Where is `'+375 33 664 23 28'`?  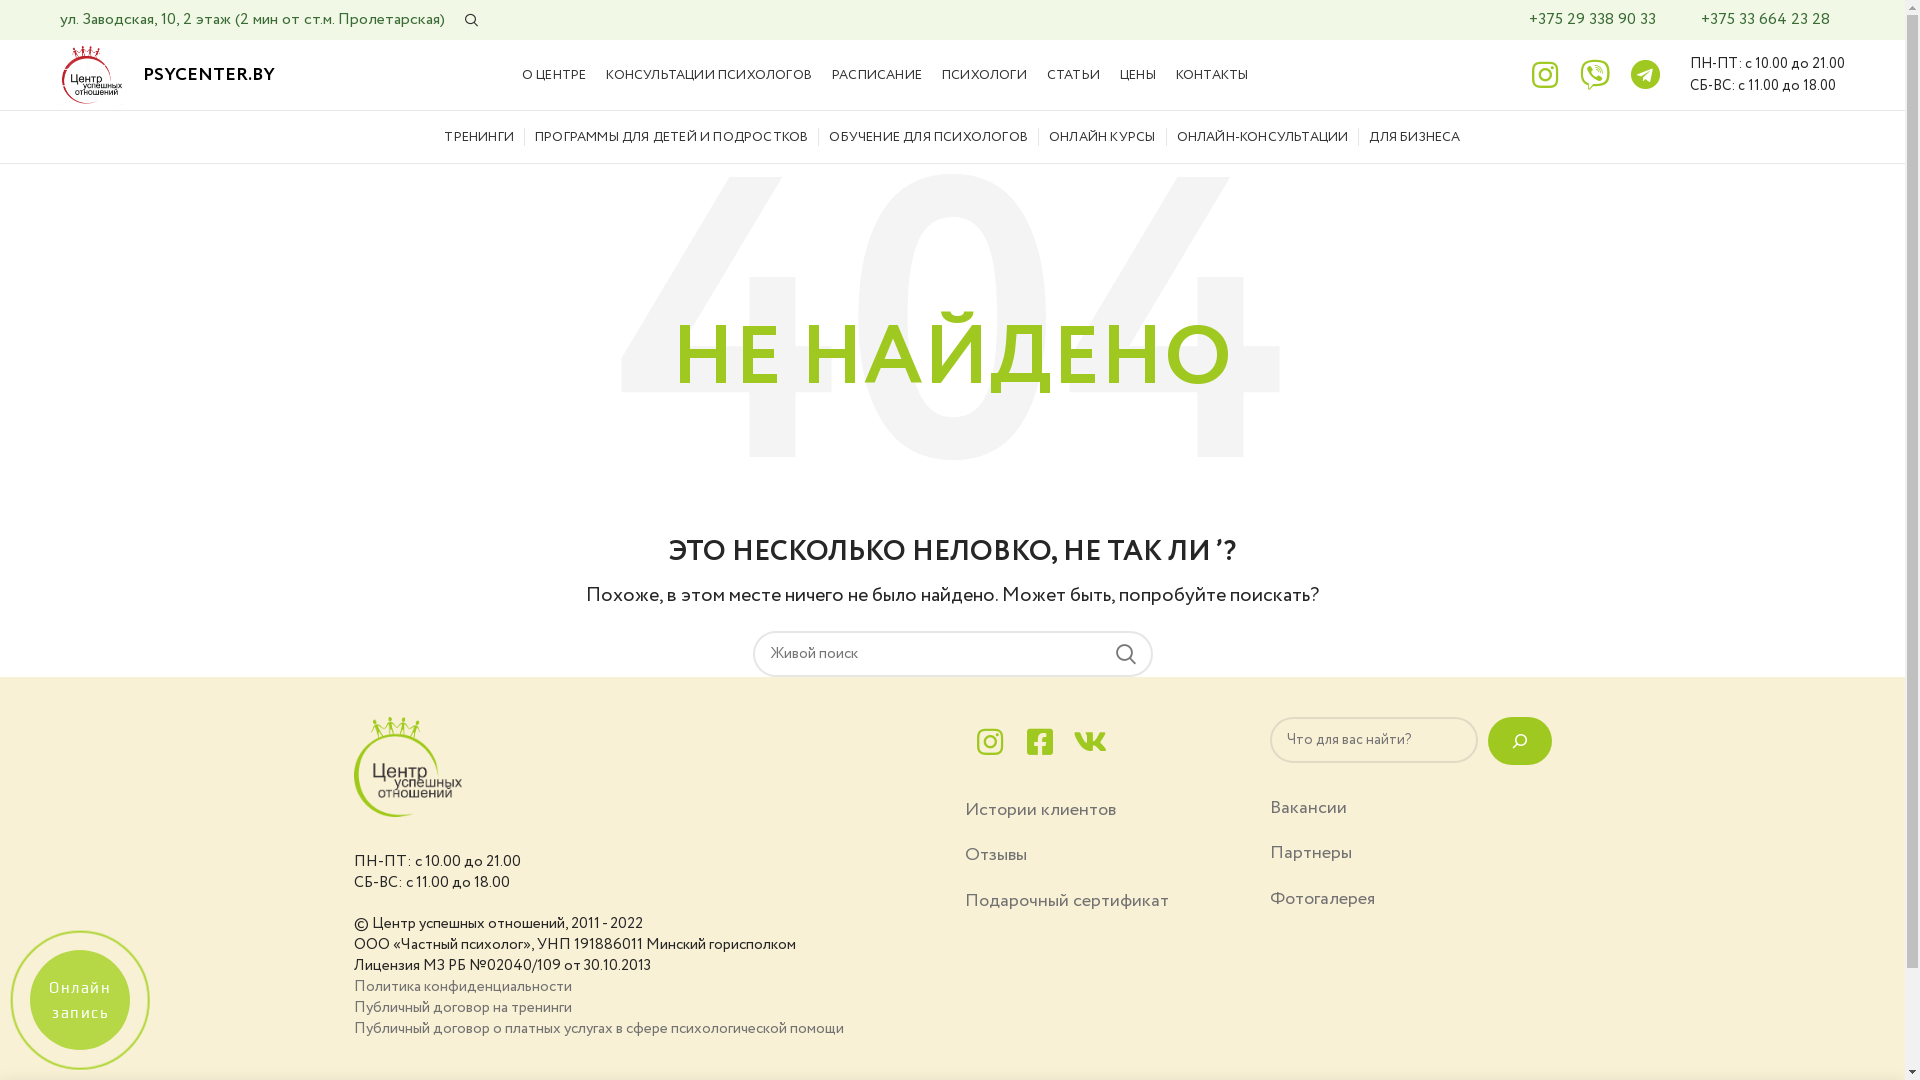 '+375 33 664 23 28' is located at coordinates (1765, 19).